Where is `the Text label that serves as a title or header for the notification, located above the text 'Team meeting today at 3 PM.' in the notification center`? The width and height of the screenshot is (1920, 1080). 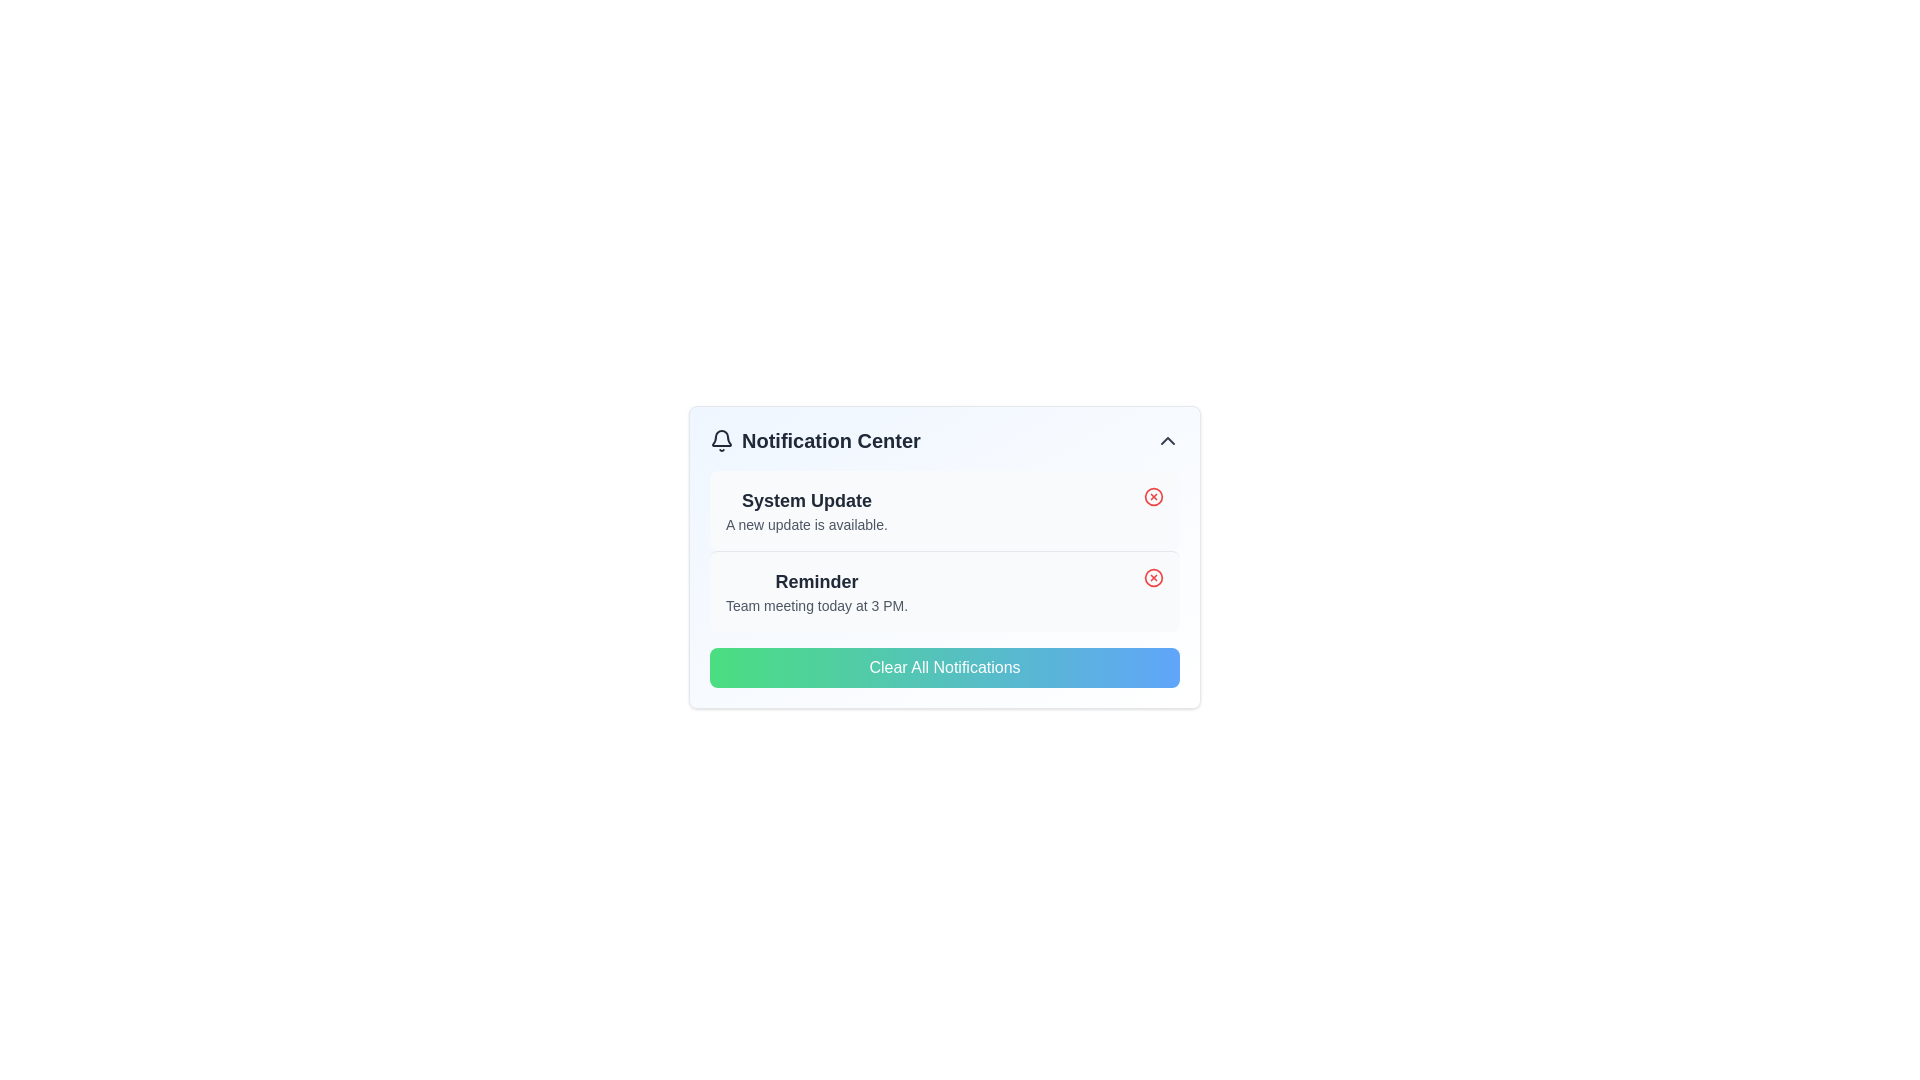 the Text label that serves as a title or header for the notification, located above the text 'Team meeting today at 3 PM.' in the notification center is located at coordinates (816, 582).